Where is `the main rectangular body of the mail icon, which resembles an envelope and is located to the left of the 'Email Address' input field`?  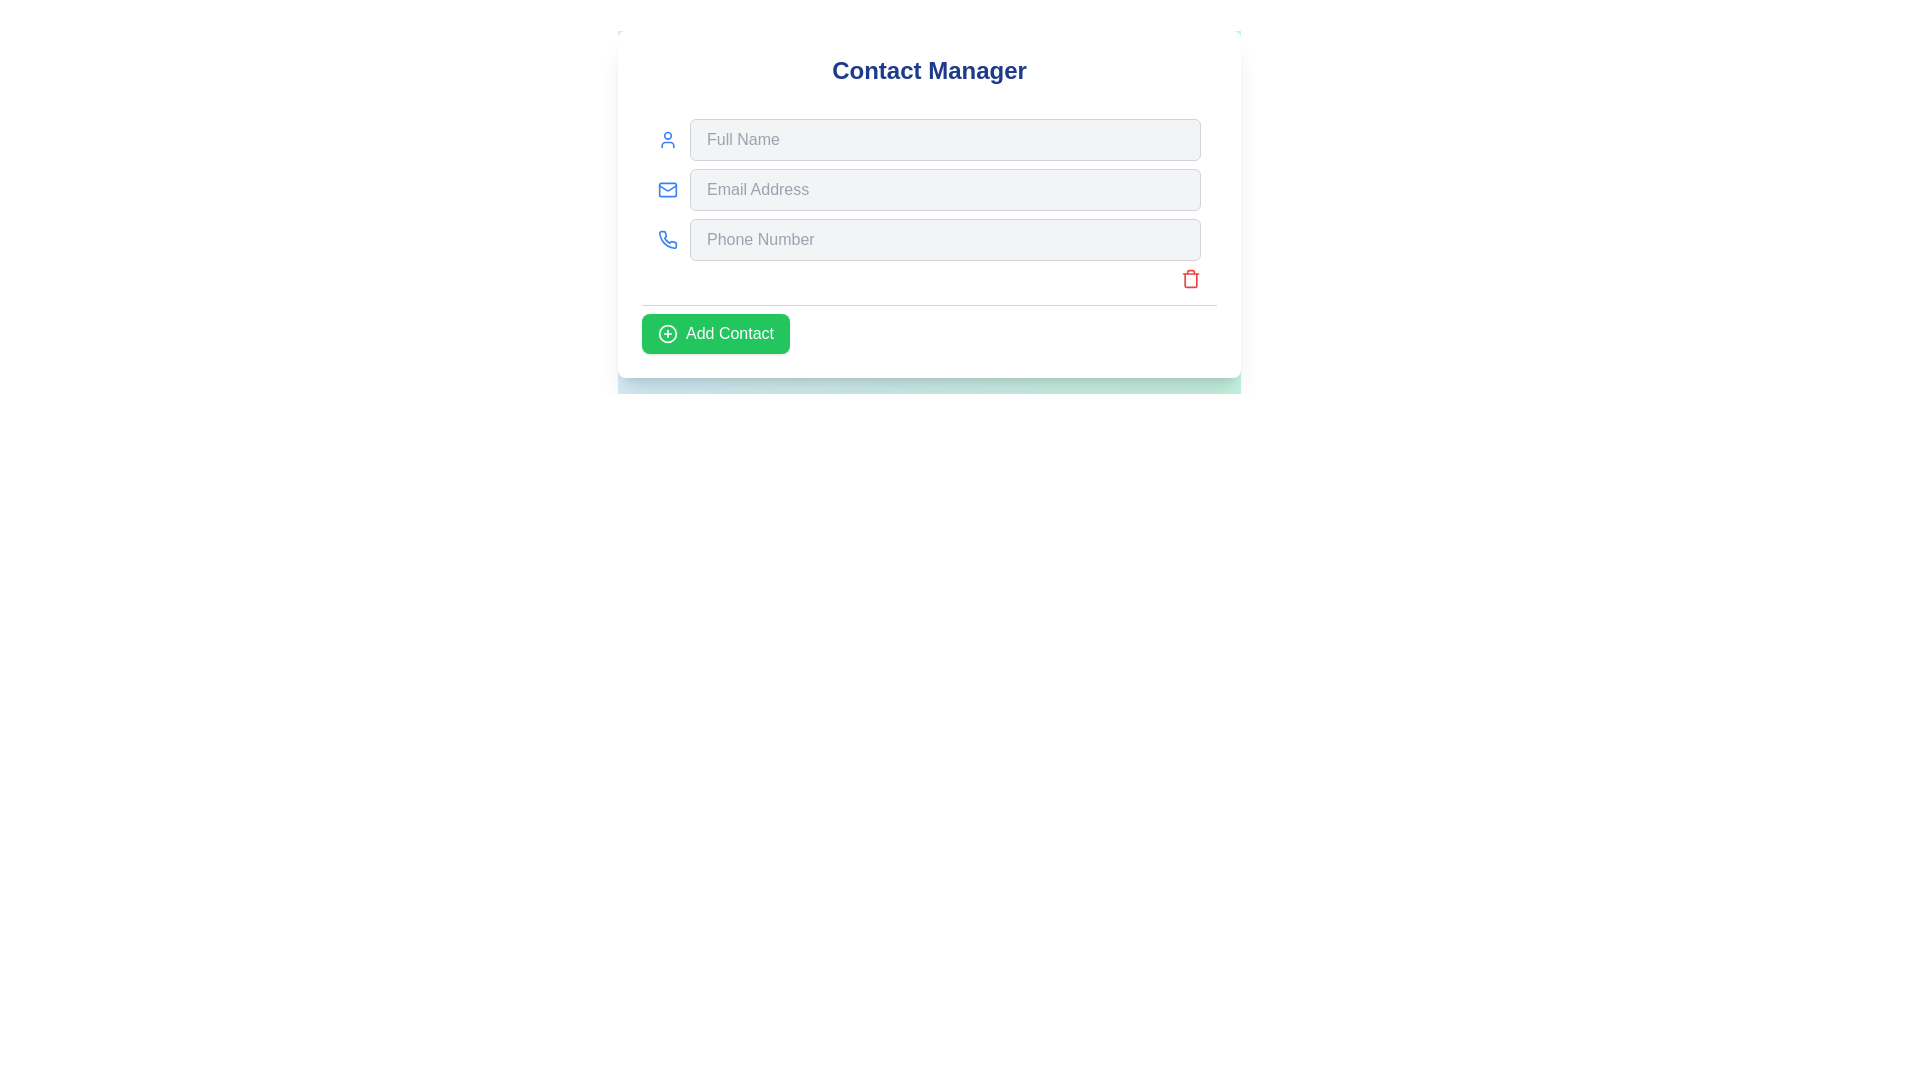 the main rectangular body of the mail icon, which resembles an envelope and is located to the left of the 'Email Address' input field is located at coordinates (667, 189).